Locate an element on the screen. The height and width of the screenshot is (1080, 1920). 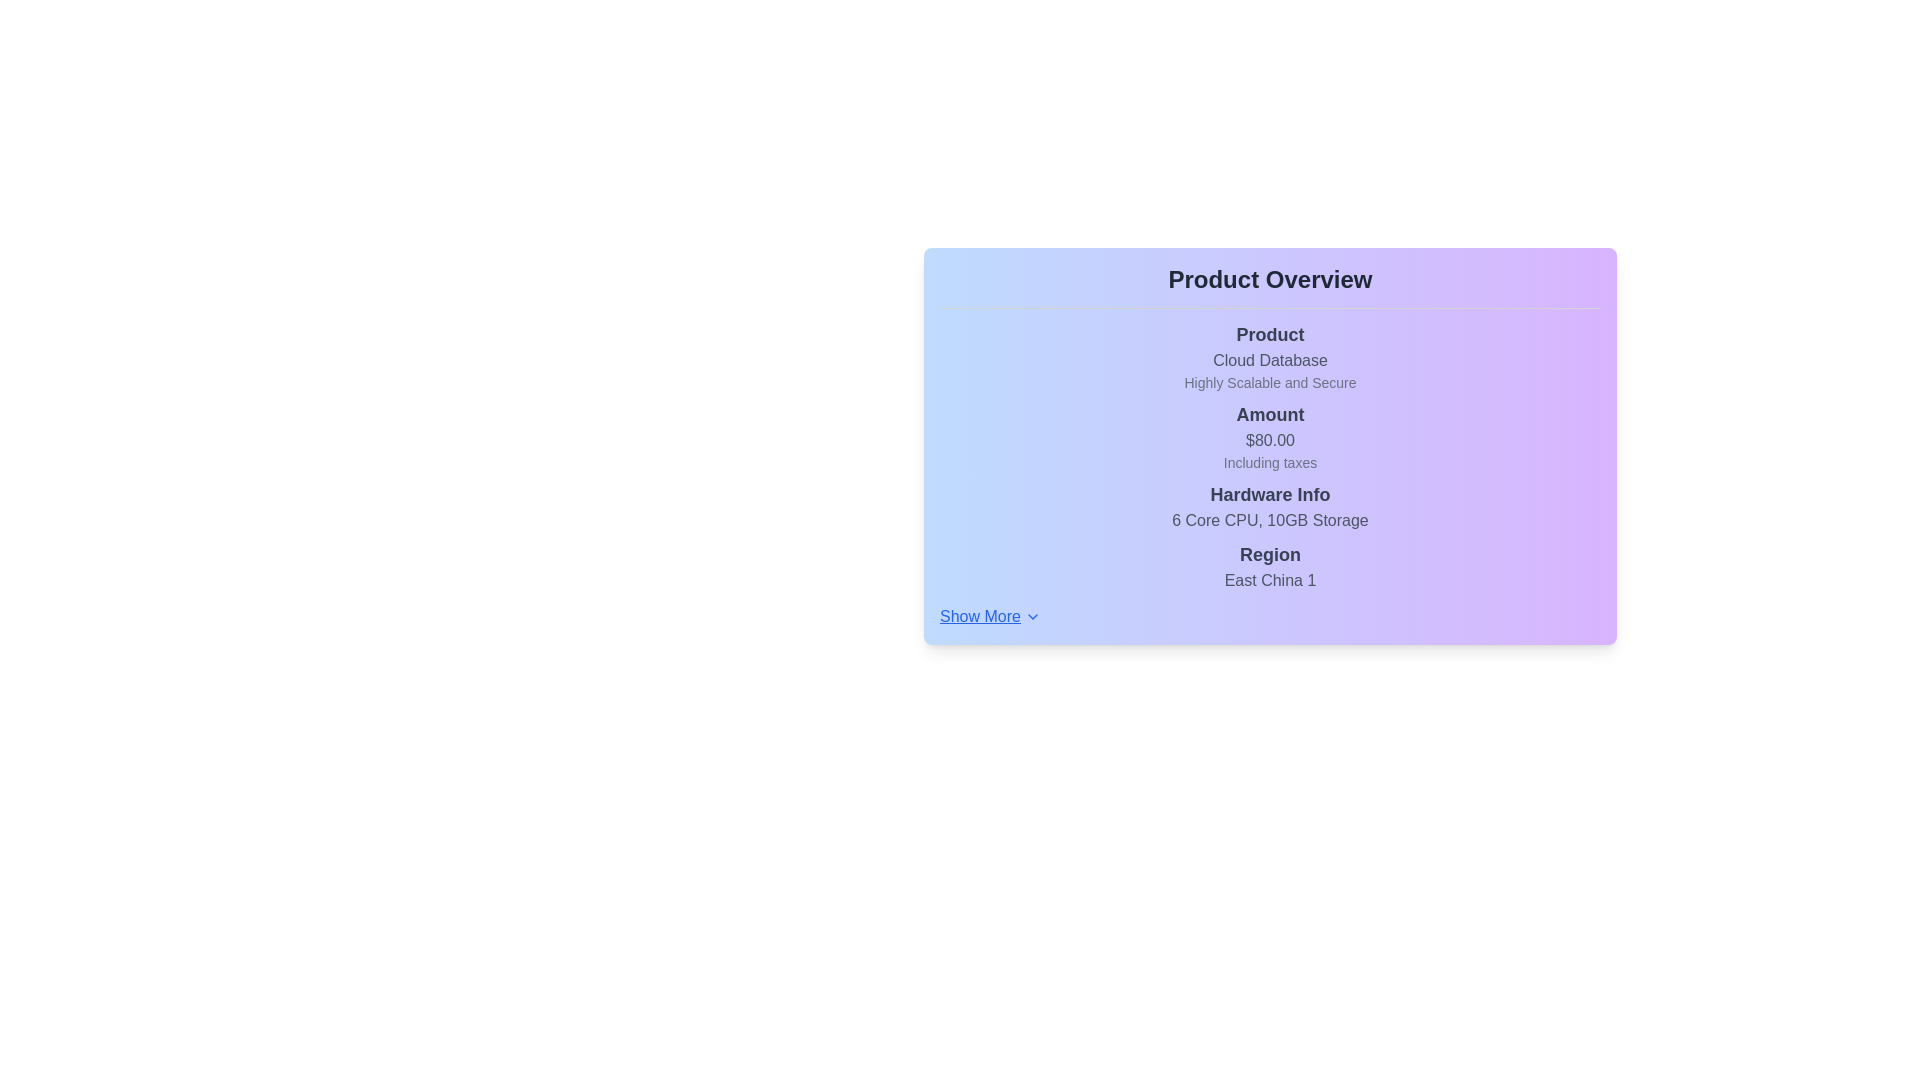
the Text group that displays 'Product', 'Cloud Database', and 'Highly Scalable and Secure' within the 'Product Overview' section is located at coordinates (1269, 356).